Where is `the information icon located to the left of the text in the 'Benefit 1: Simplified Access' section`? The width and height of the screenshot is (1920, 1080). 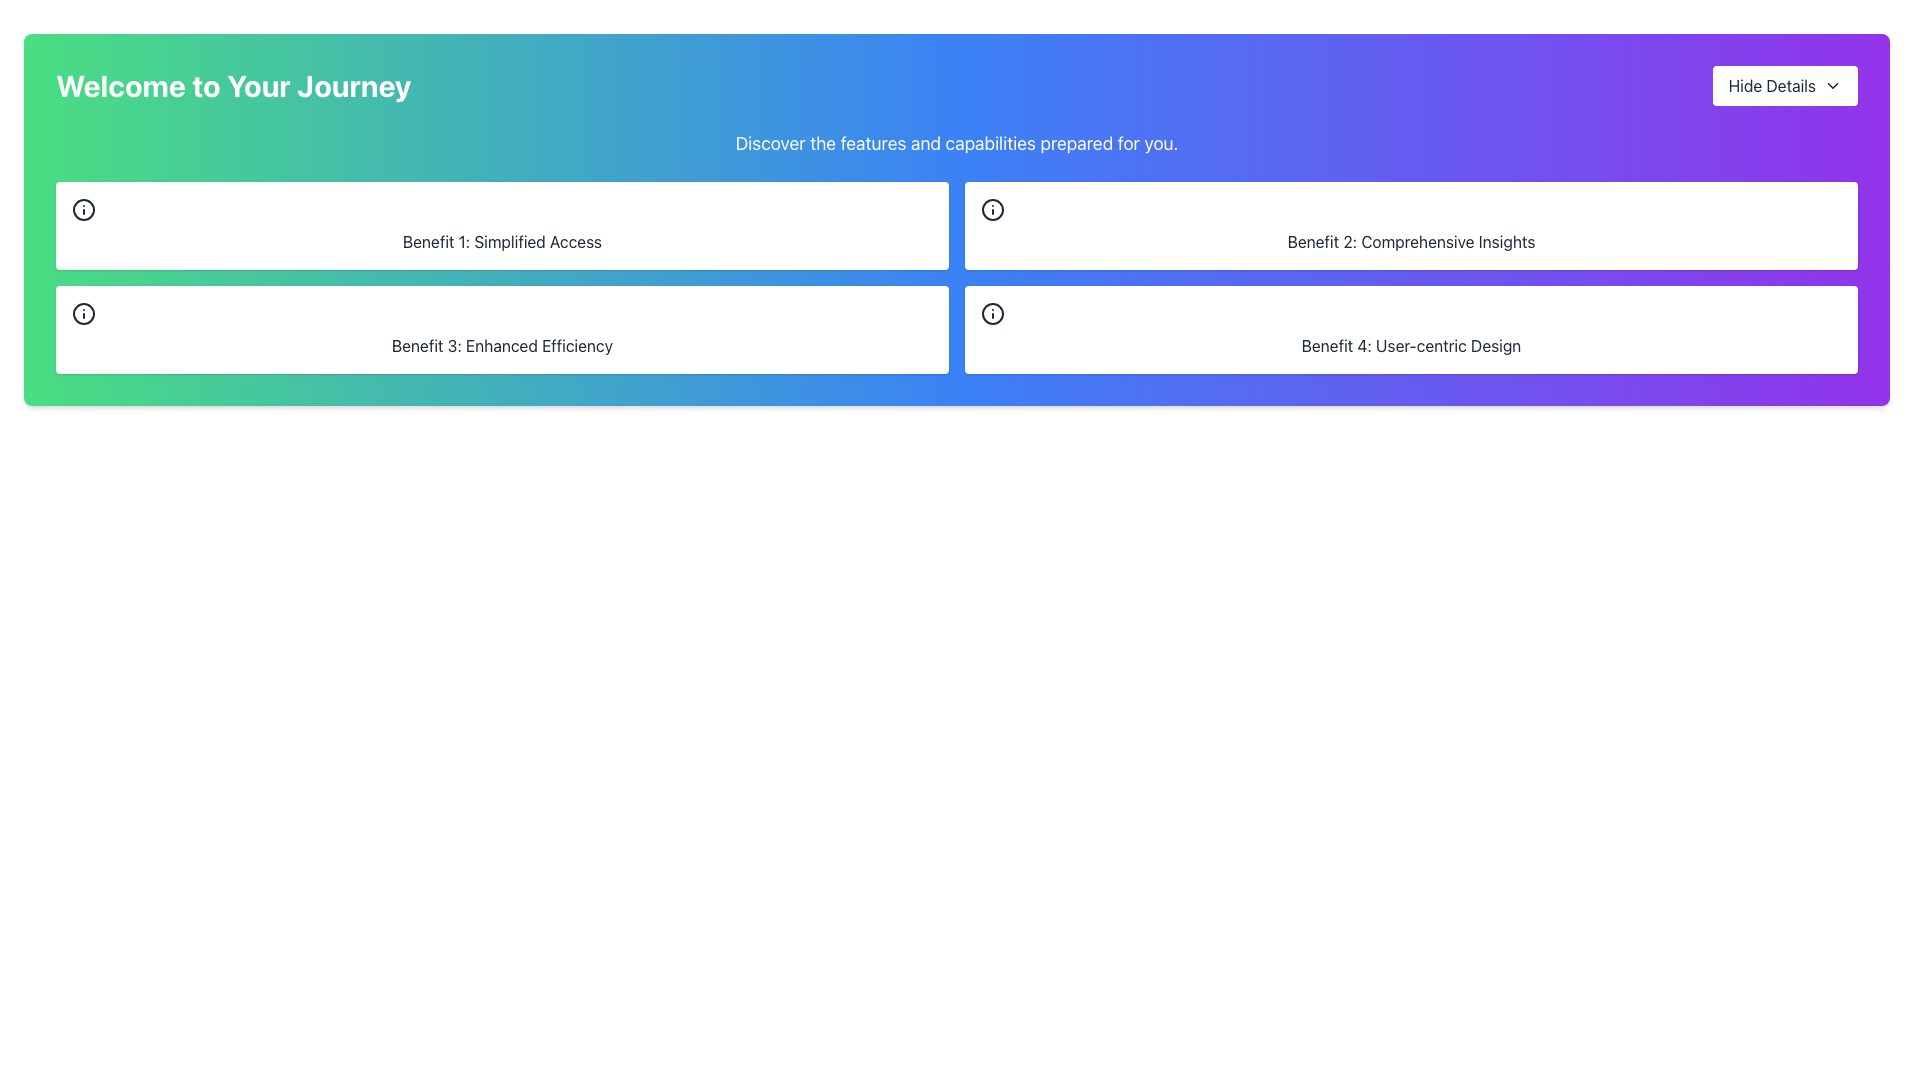 the information icon located to the left of the text in the 'Benefit 1: Simplified Access' section is located at coordinates (82, 209).